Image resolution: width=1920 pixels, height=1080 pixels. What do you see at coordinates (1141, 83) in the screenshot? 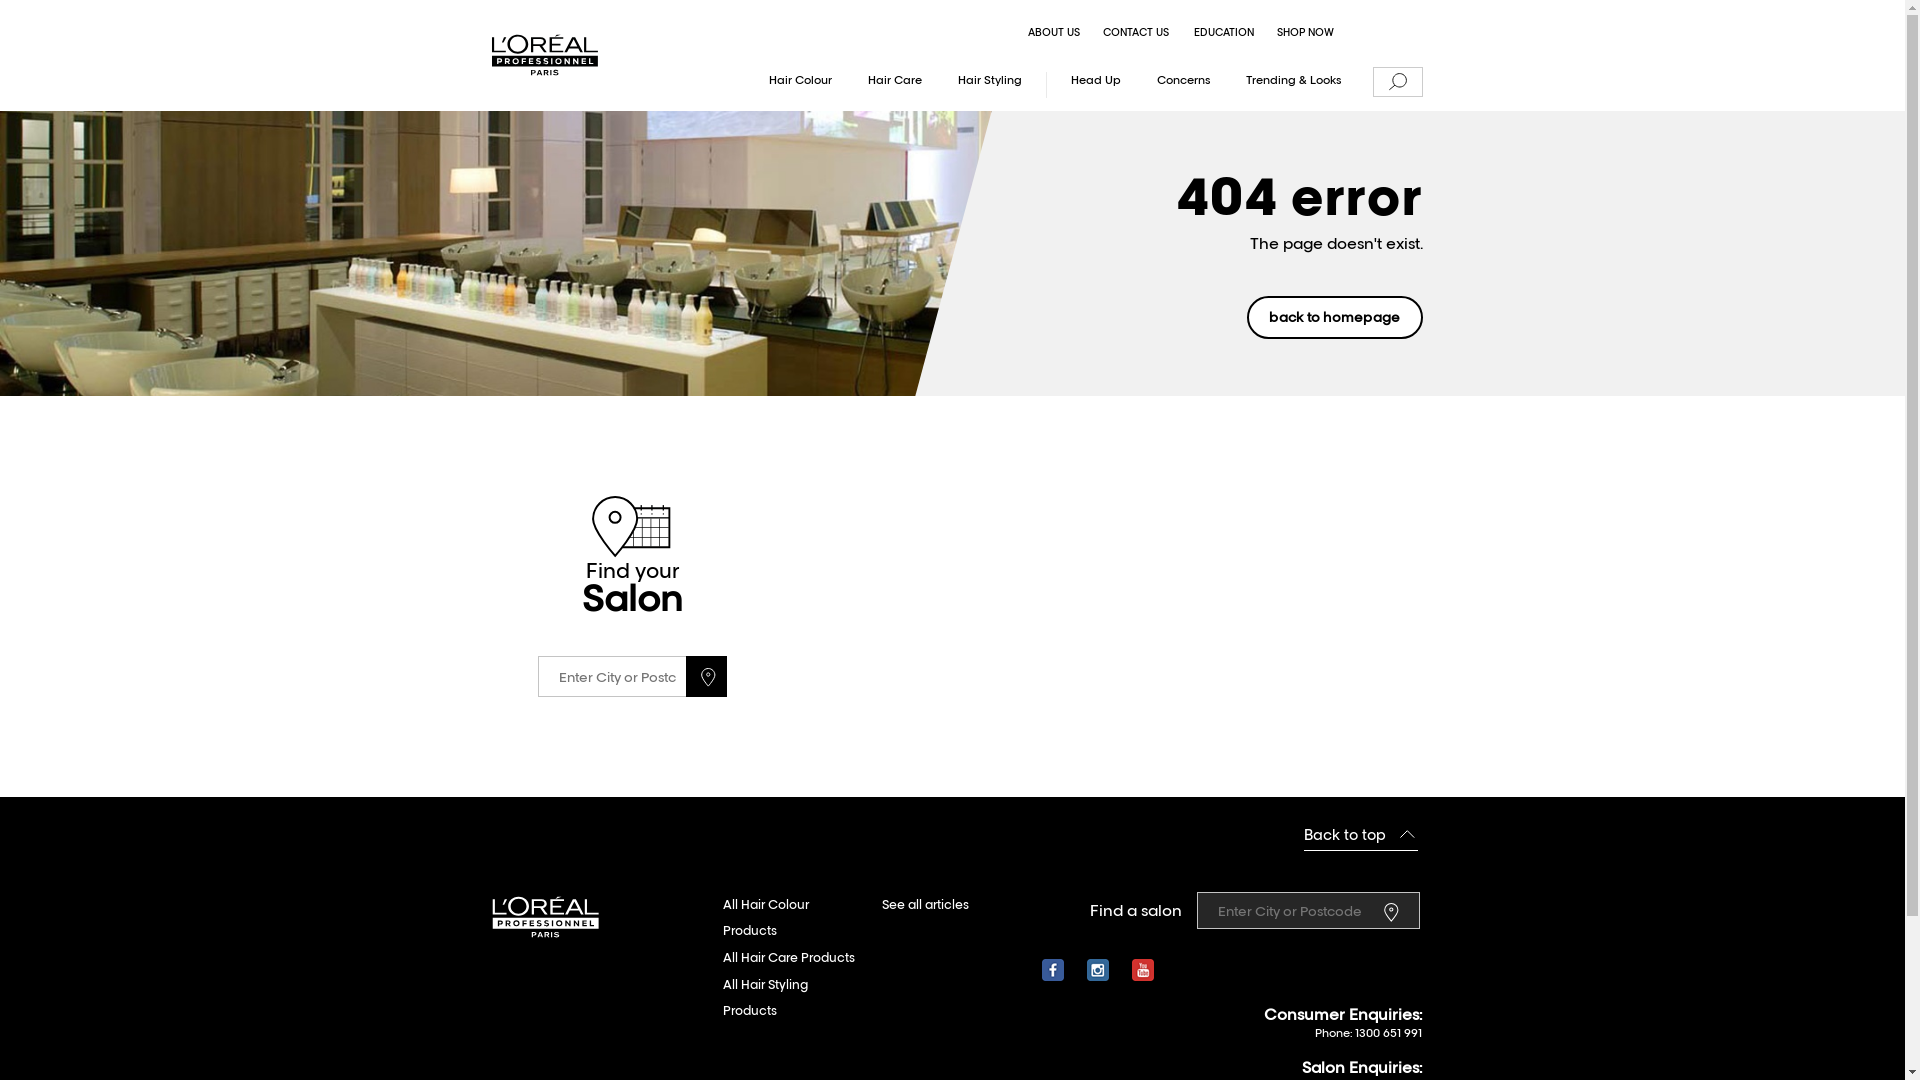
I see `'Concerns'` at bounding box center [1141, 83].